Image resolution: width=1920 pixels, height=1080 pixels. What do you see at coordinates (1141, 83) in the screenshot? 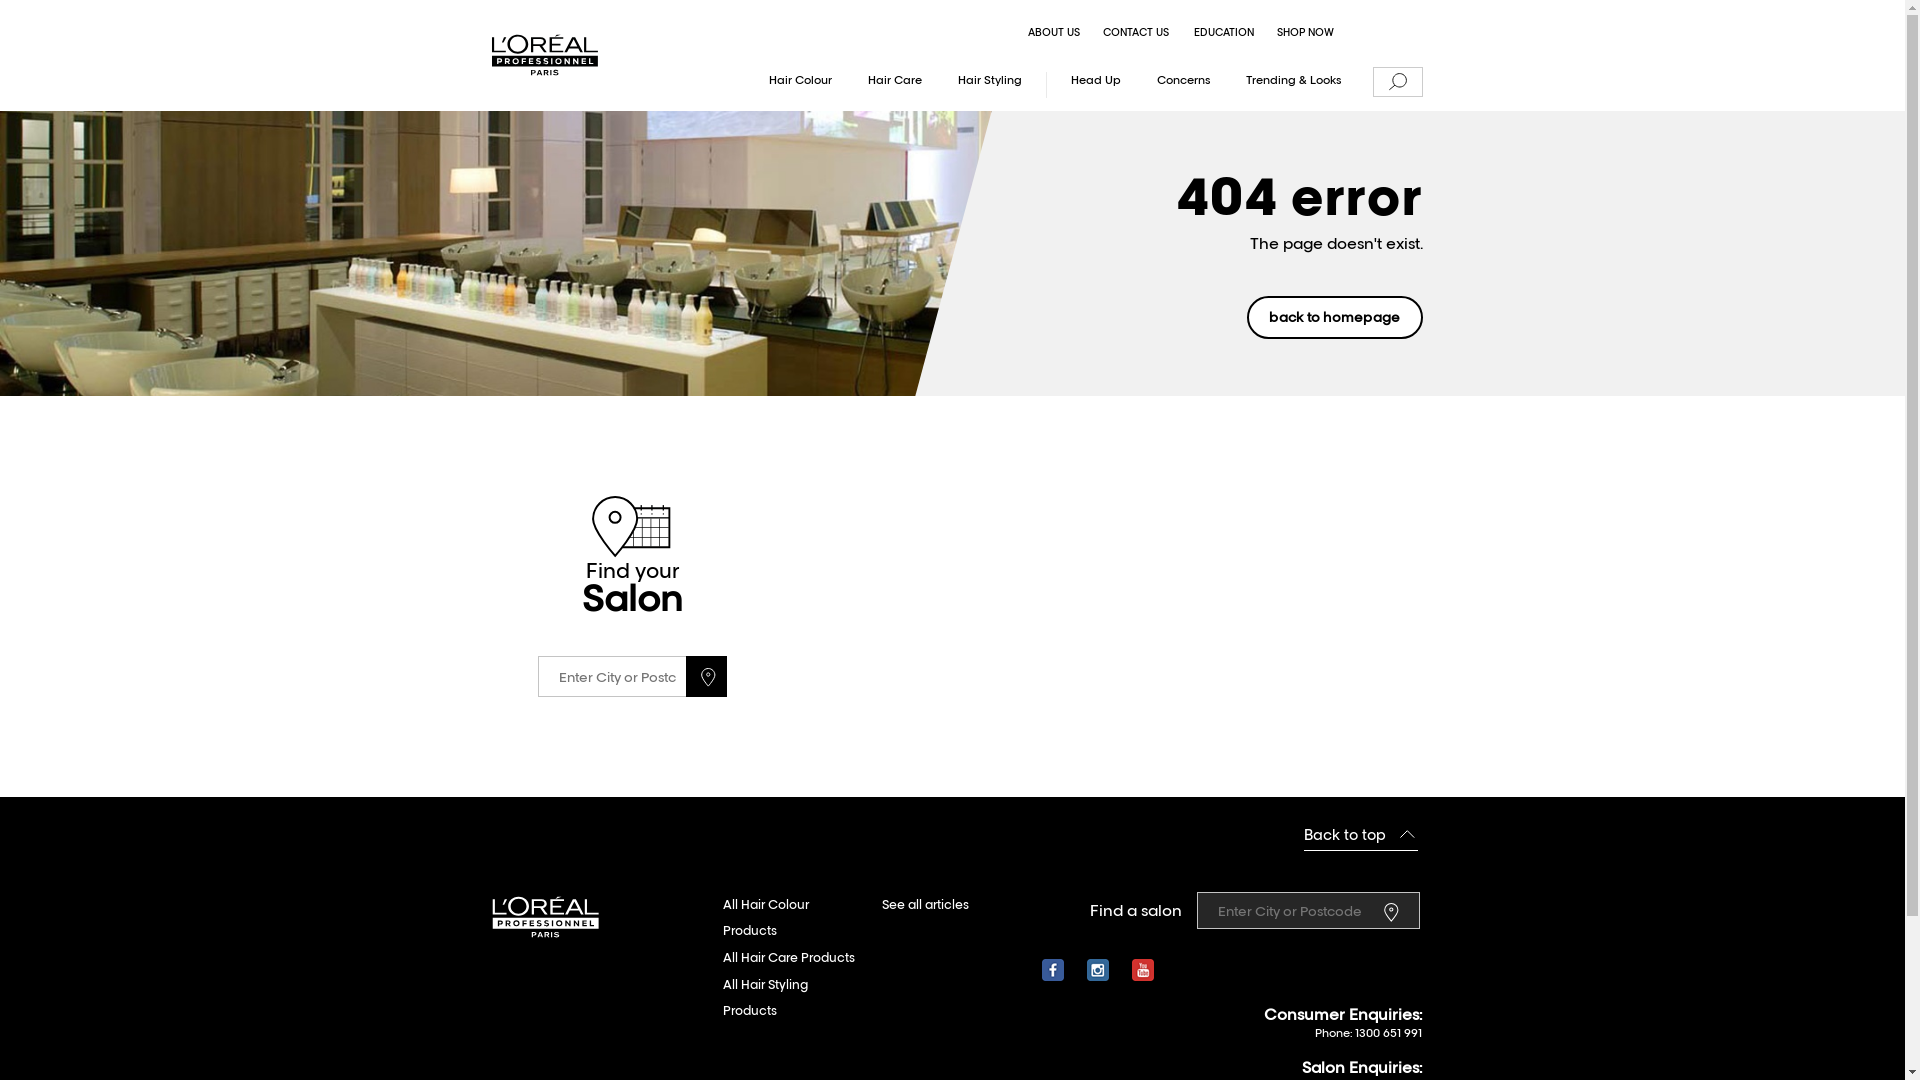
I see `'Concerns'` at bounding box center [1141, 83].